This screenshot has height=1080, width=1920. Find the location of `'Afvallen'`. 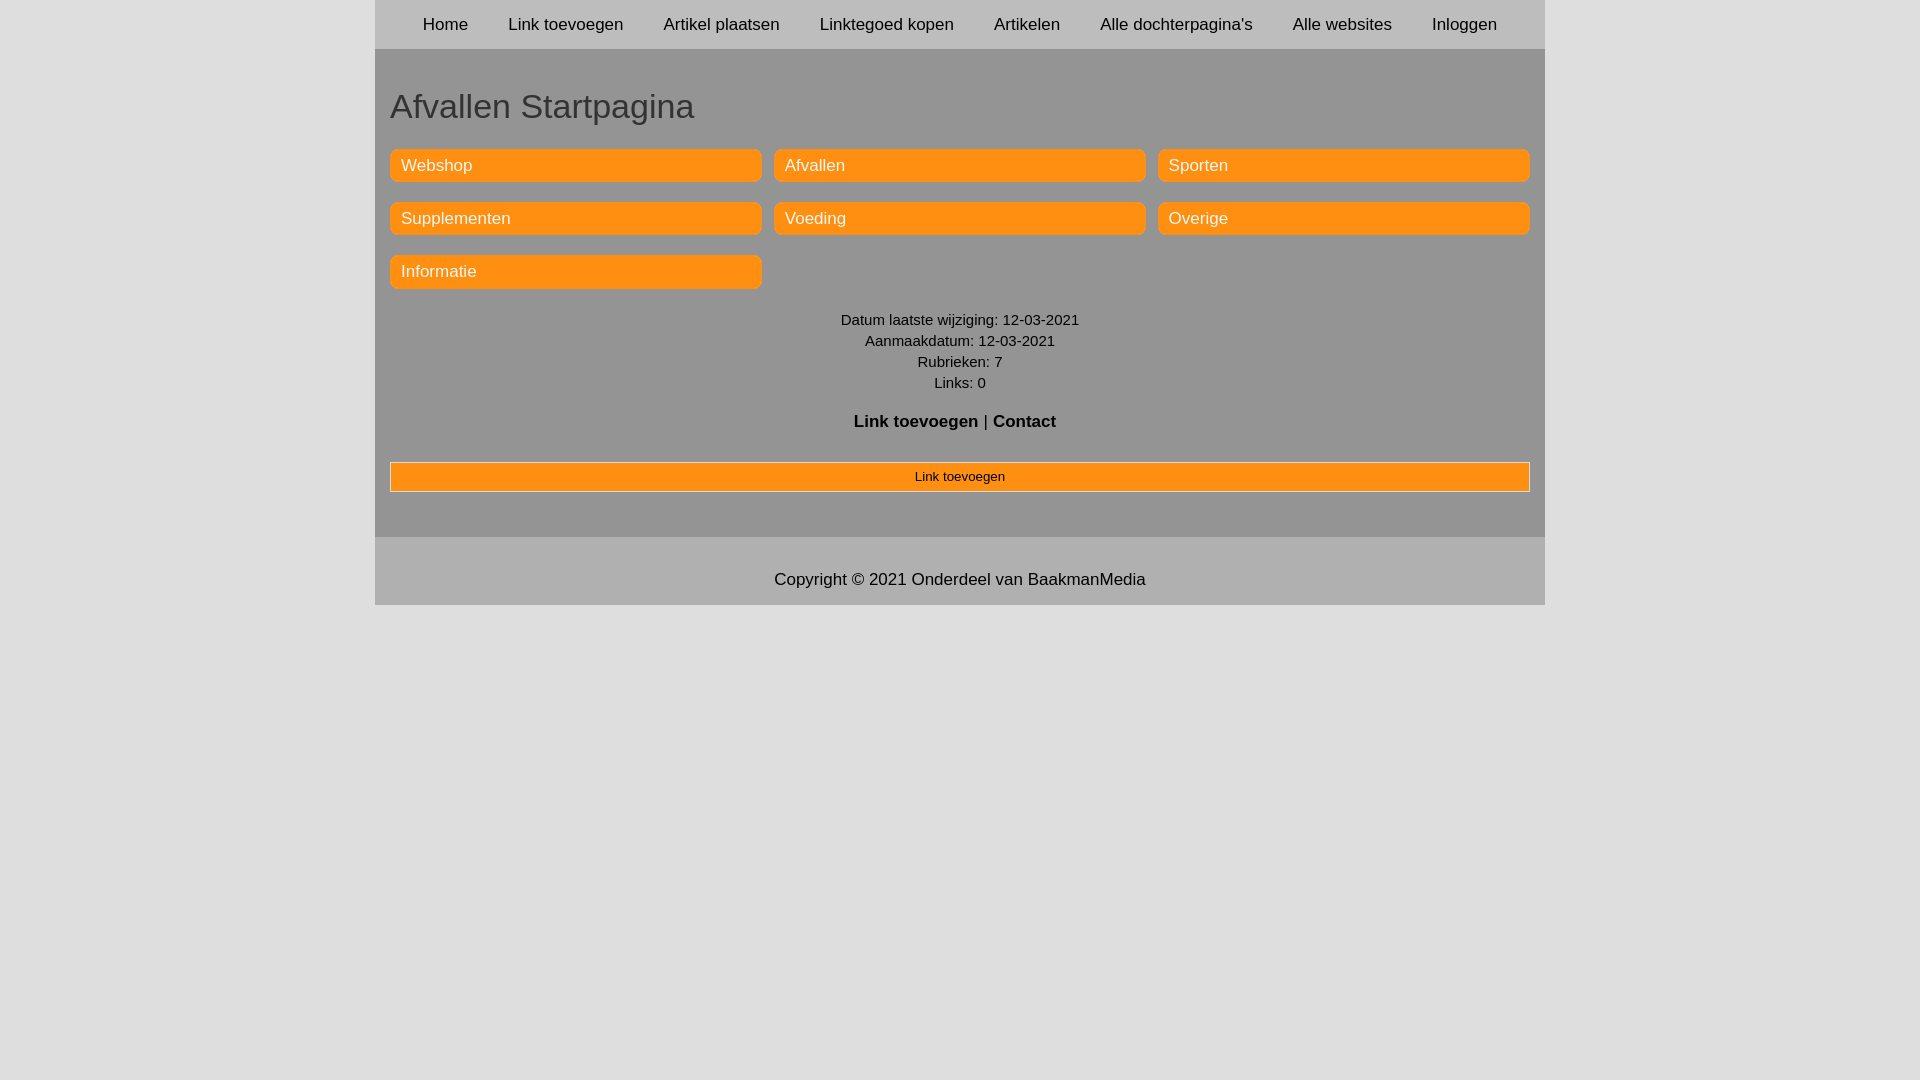

'Afvallen' is located at coordinates (815, 164).